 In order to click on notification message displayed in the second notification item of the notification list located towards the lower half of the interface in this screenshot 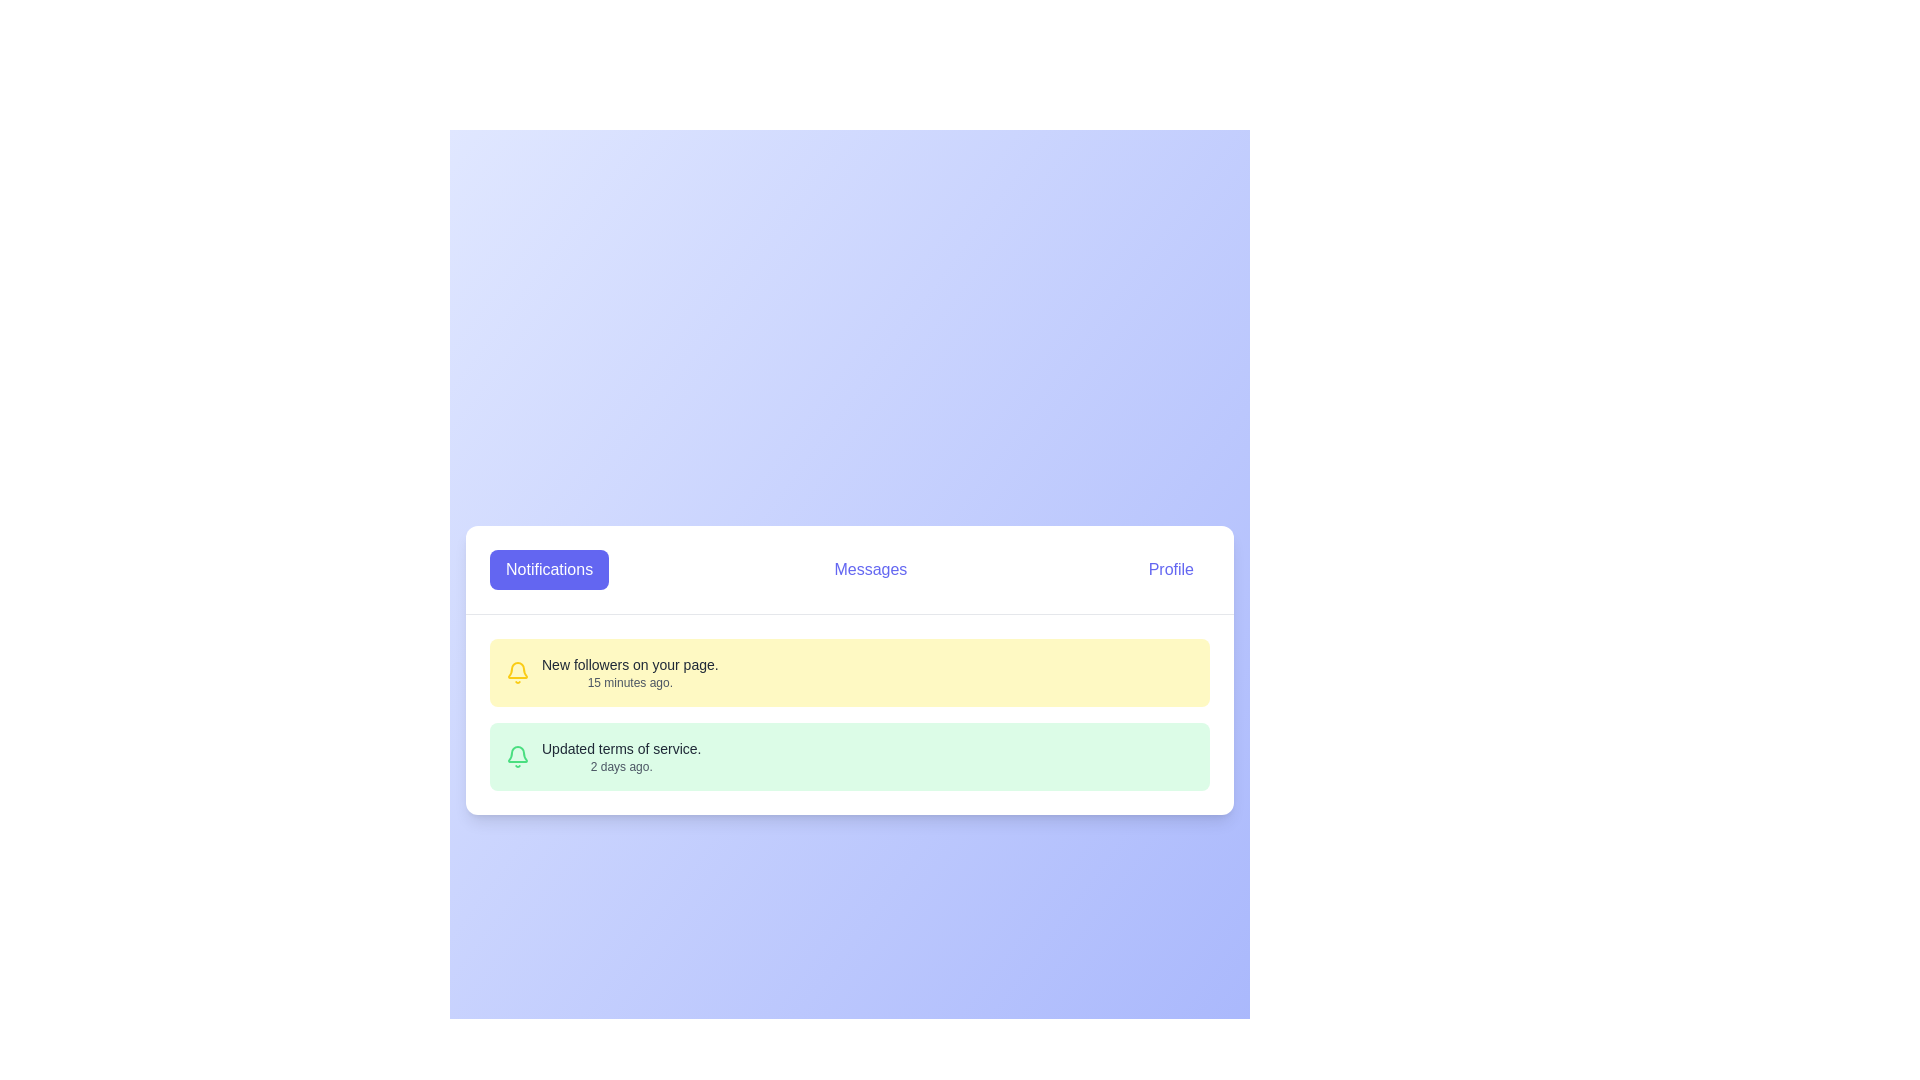, I will do `click(620, 756)`.